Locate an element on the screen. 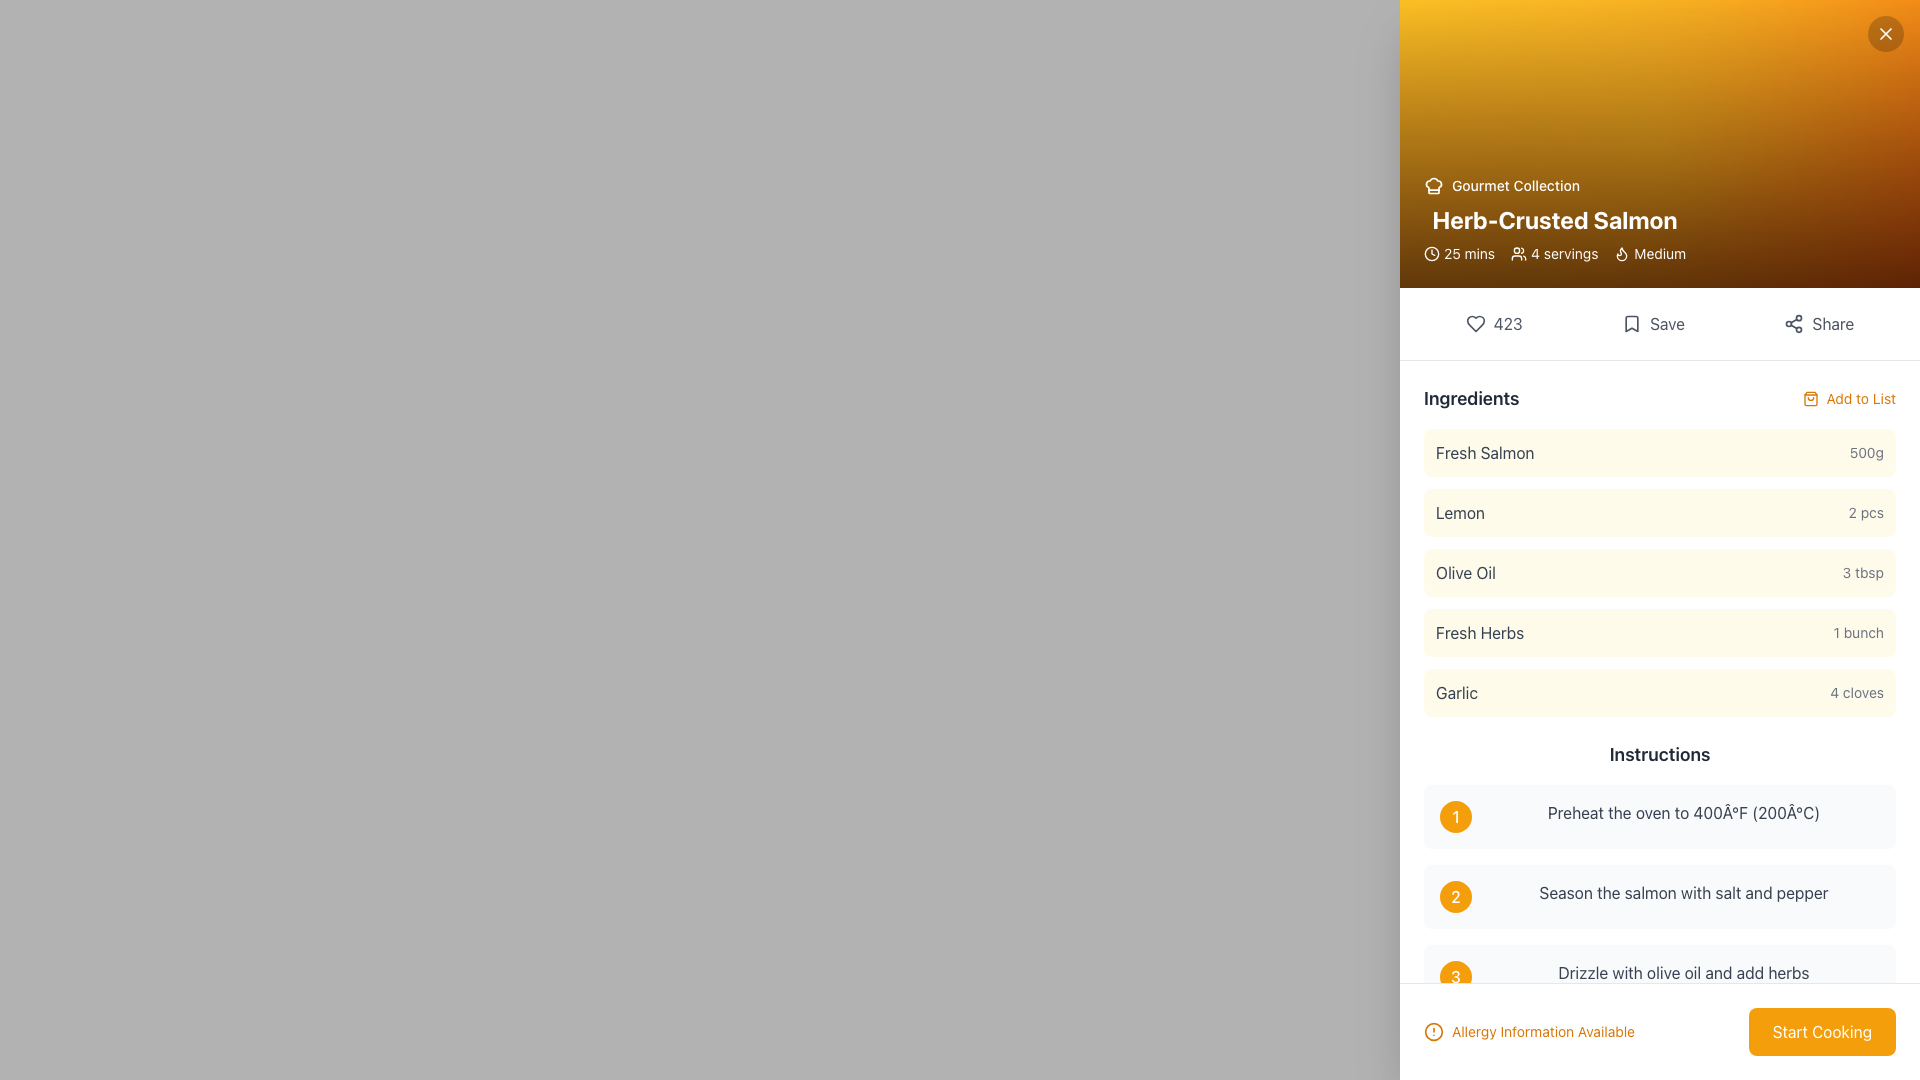 This screenshot has height=1080, width=1920. static text label displaying 'Fresh Salmon' in the 'Ingredients' section for ingredient identification is located at coordinates (1485, 452).